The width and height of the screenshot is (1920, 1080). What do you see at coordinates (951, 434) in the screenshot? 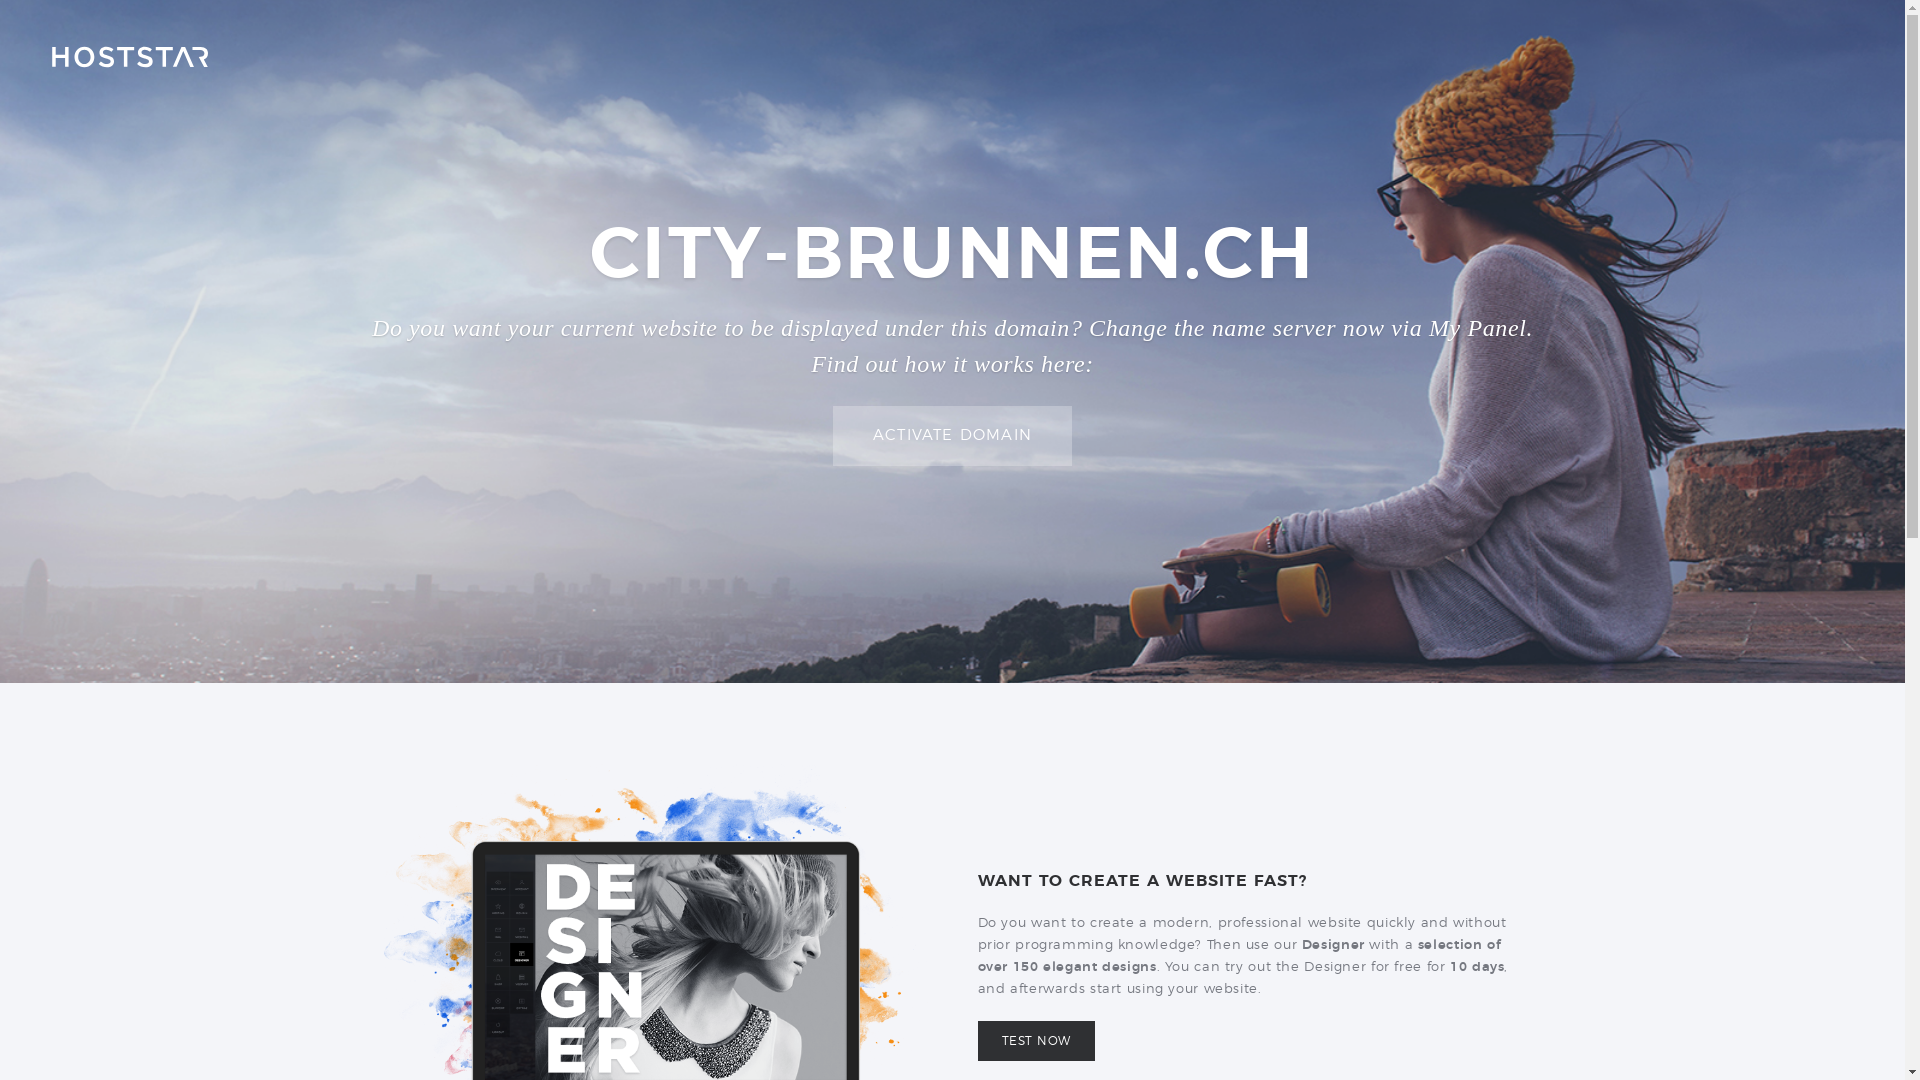
I see `'ACTIVATE DOMAIN'` at bounding box center [951, 434].